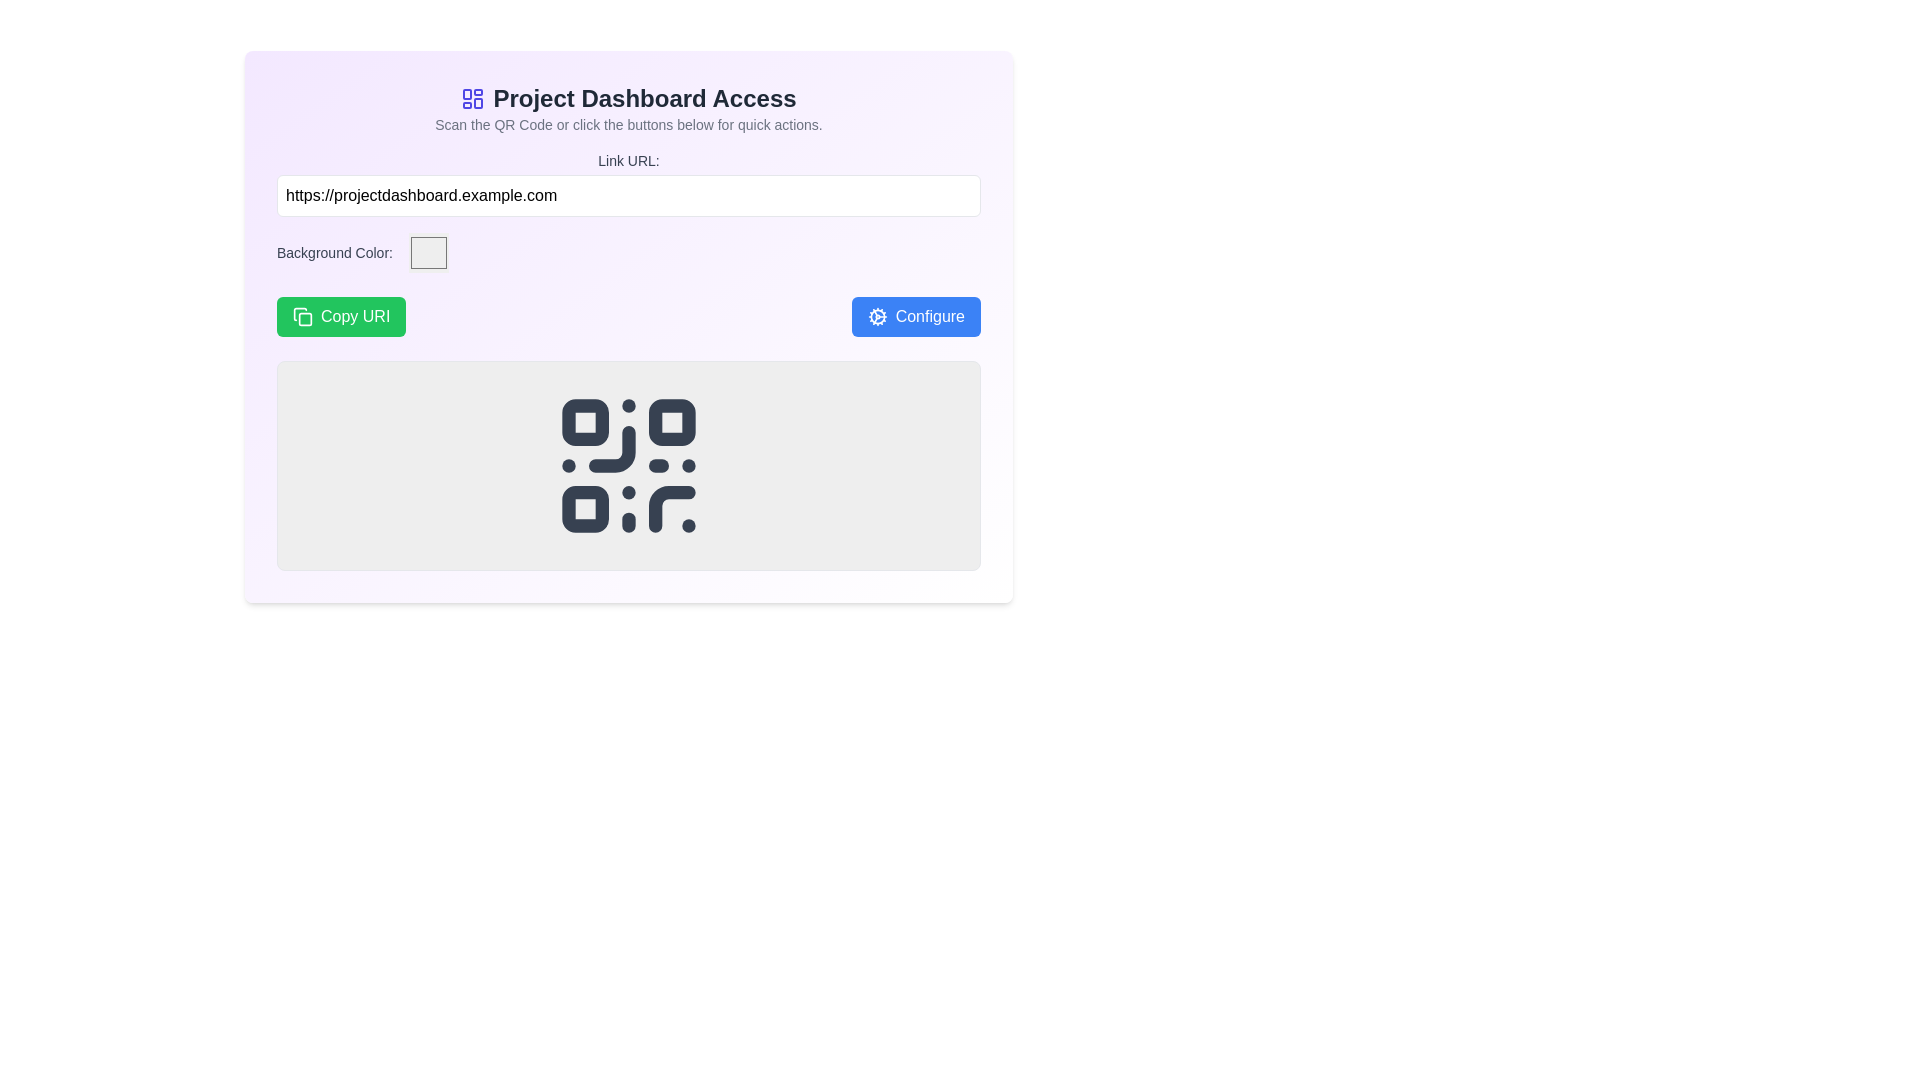 Image resolution: width=1920 pixels, height=1080 pixels. What do you see at coordinates (335, 252) in the screenshot?
I see `the text label that reads 'Background Color:' which is styled in gray and located near the top-left corner of the page, to the left of the color picker box` at bounding box center [335, 252].